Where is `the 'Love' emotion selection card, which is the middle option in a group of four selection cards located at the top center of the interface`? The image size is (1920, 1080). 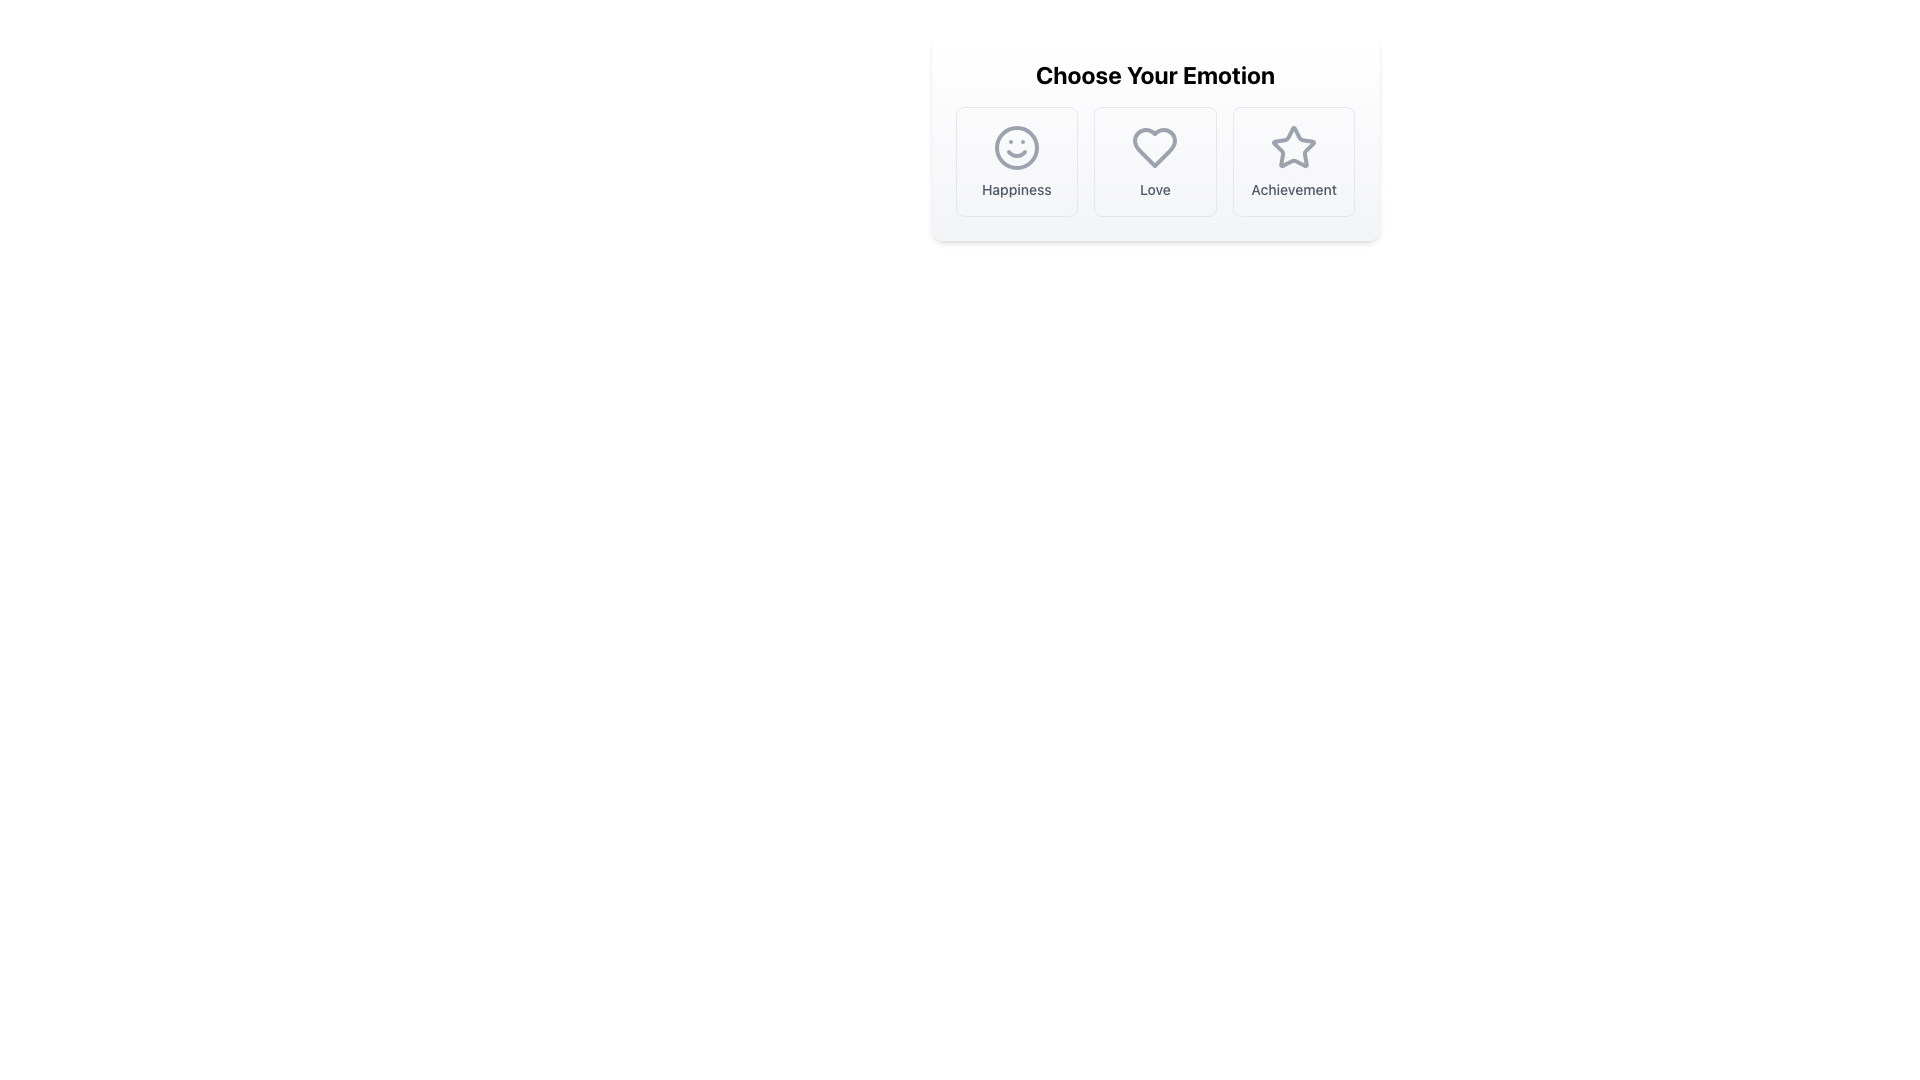 the 'Love' emotion selection card, which is the middle option in a group of four selection cards located at the top center of the interface is located at coordinates (1155, 137).